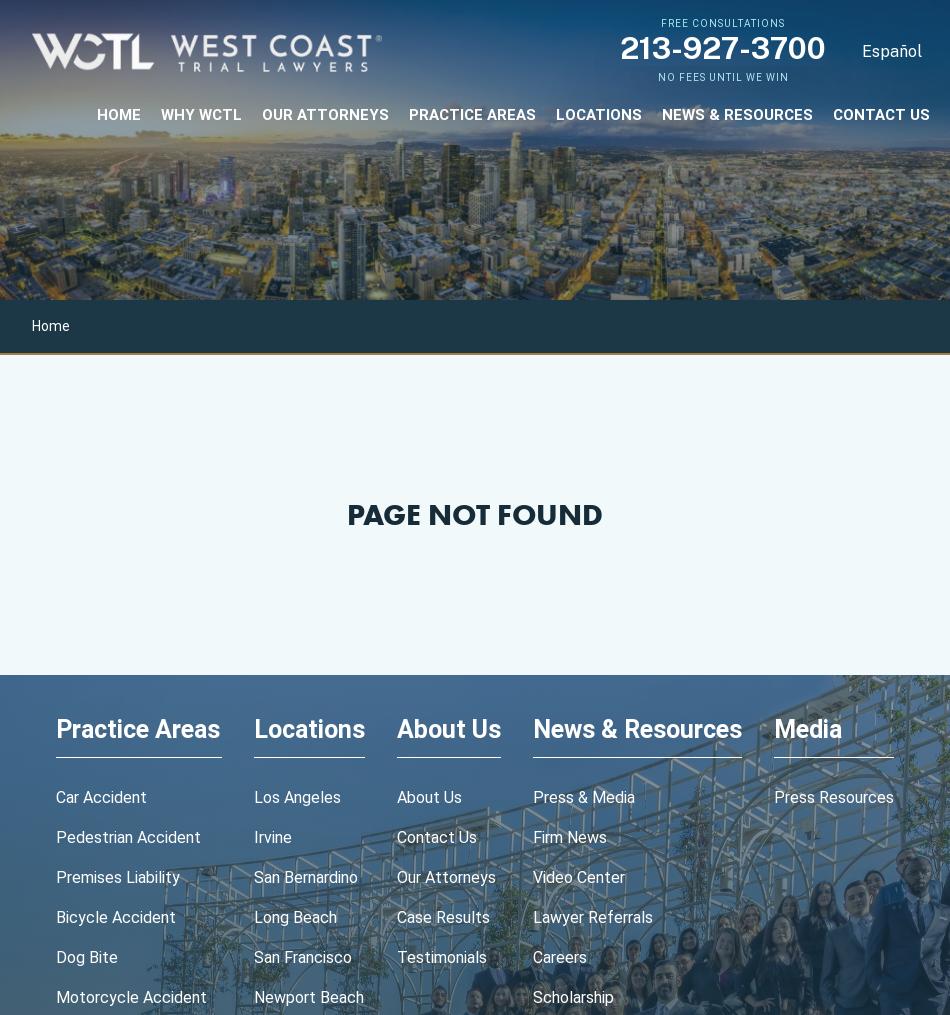  What do you see at coordinates (441, 957) in the screenshot?
I see `'Testimonials'` at bounding box center [441, 957].